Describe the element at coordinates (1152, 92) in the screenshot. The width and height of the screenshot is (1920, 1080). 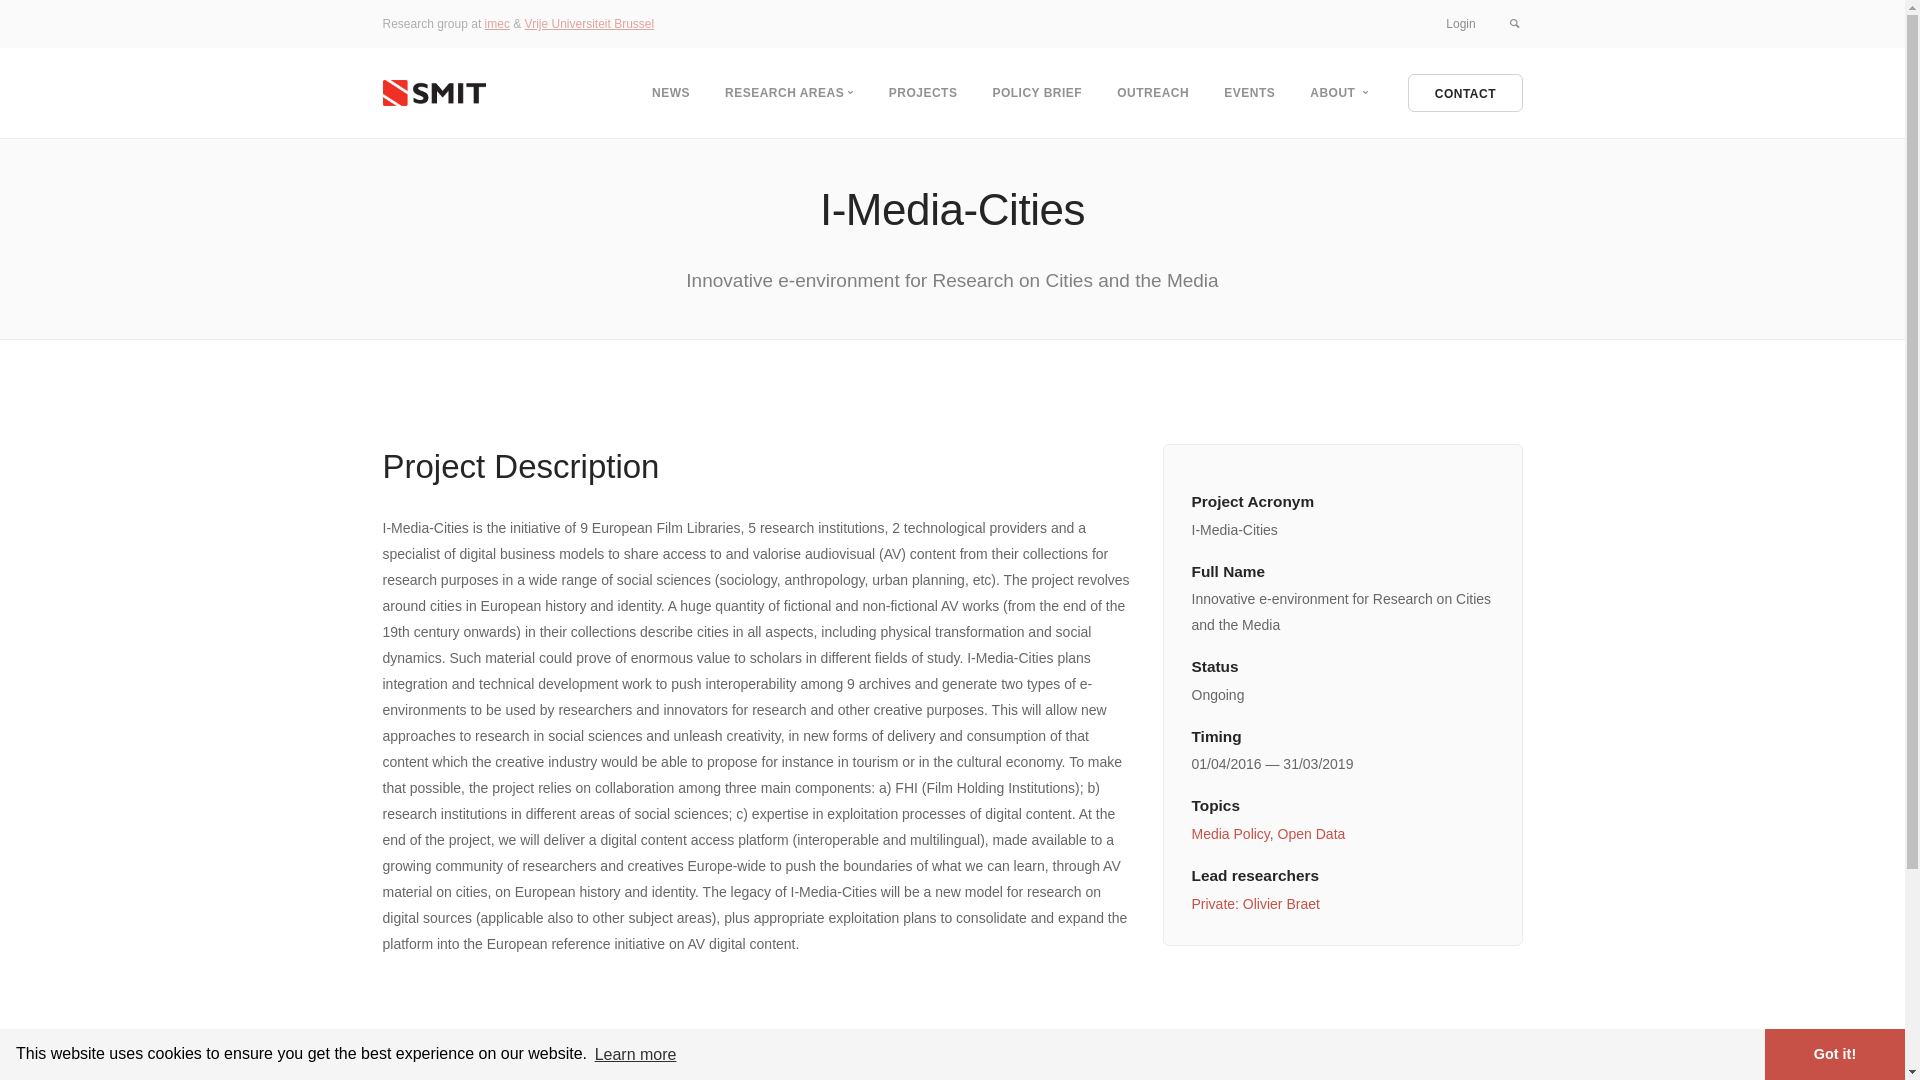
I see `'OUTREACH'` at that location.